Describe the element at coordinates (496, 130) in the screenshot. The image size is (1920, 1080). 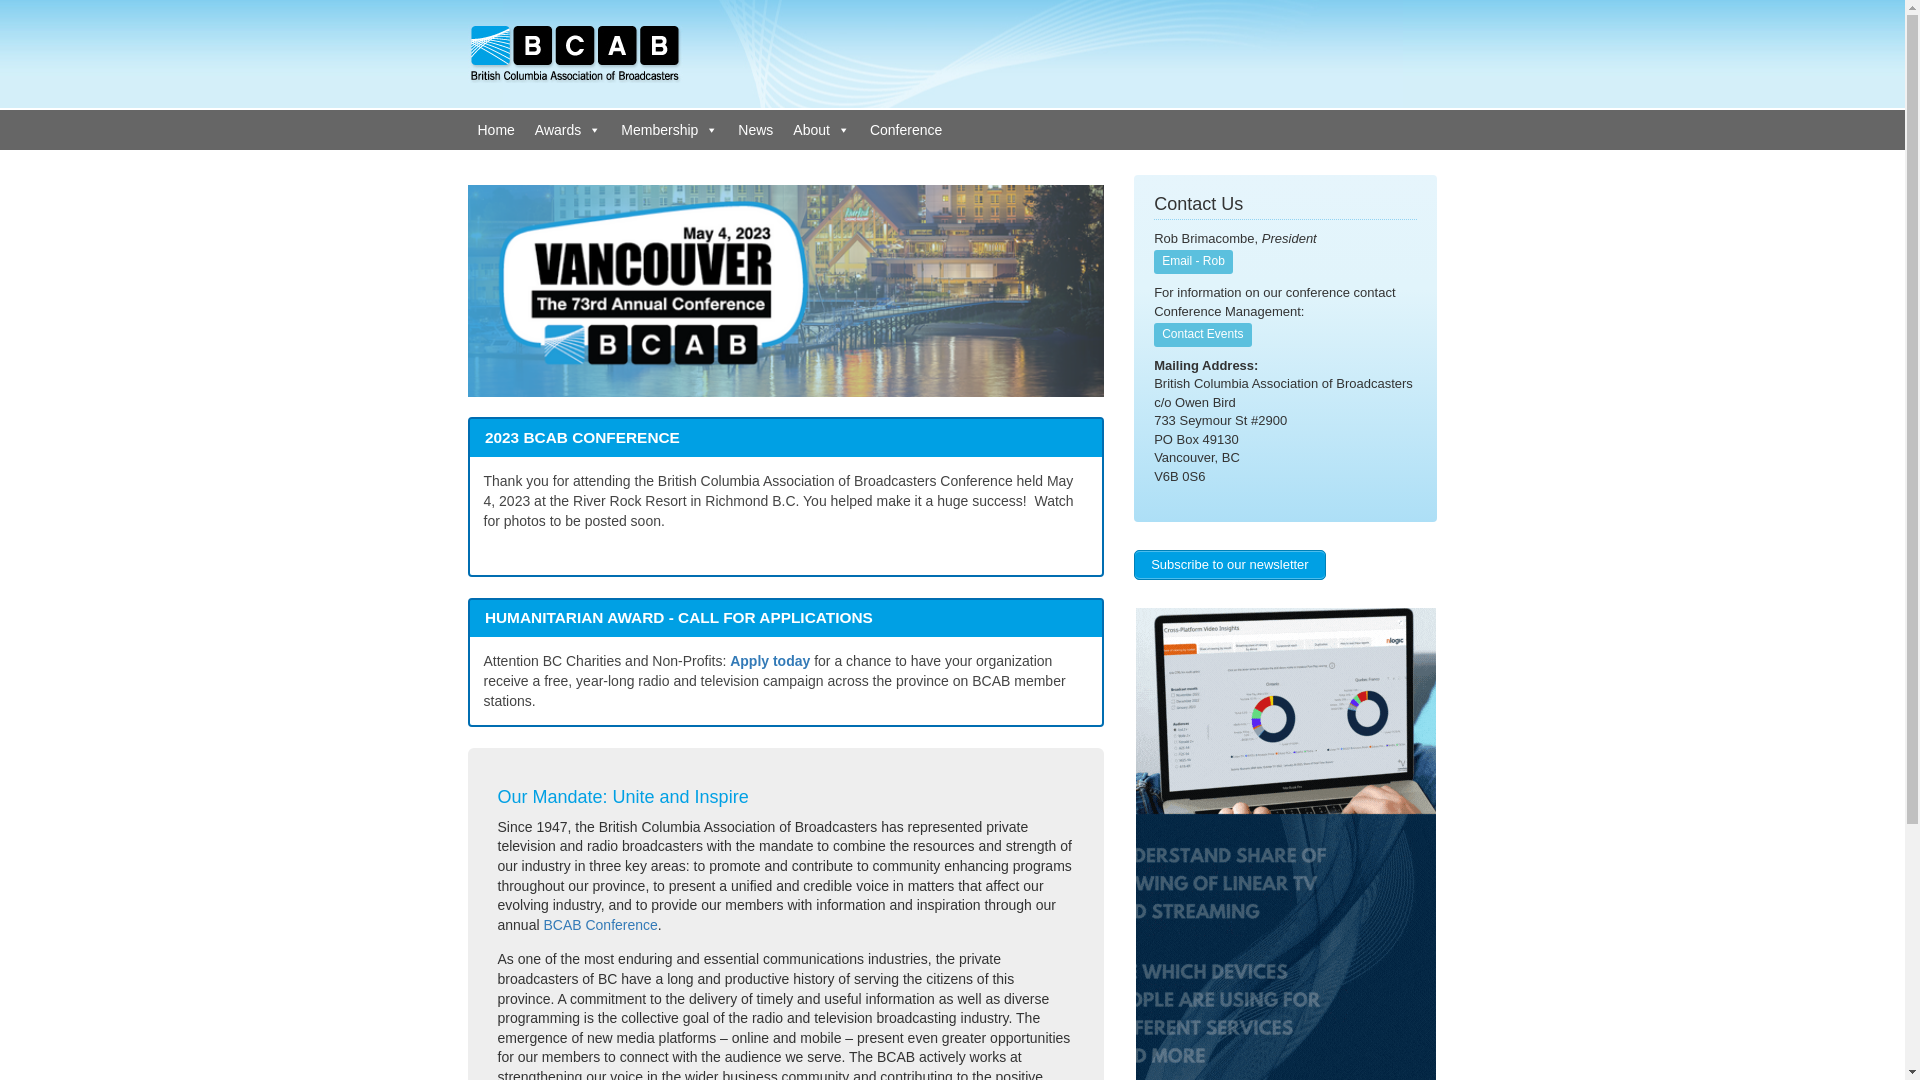
I see `'Home'` at that location.